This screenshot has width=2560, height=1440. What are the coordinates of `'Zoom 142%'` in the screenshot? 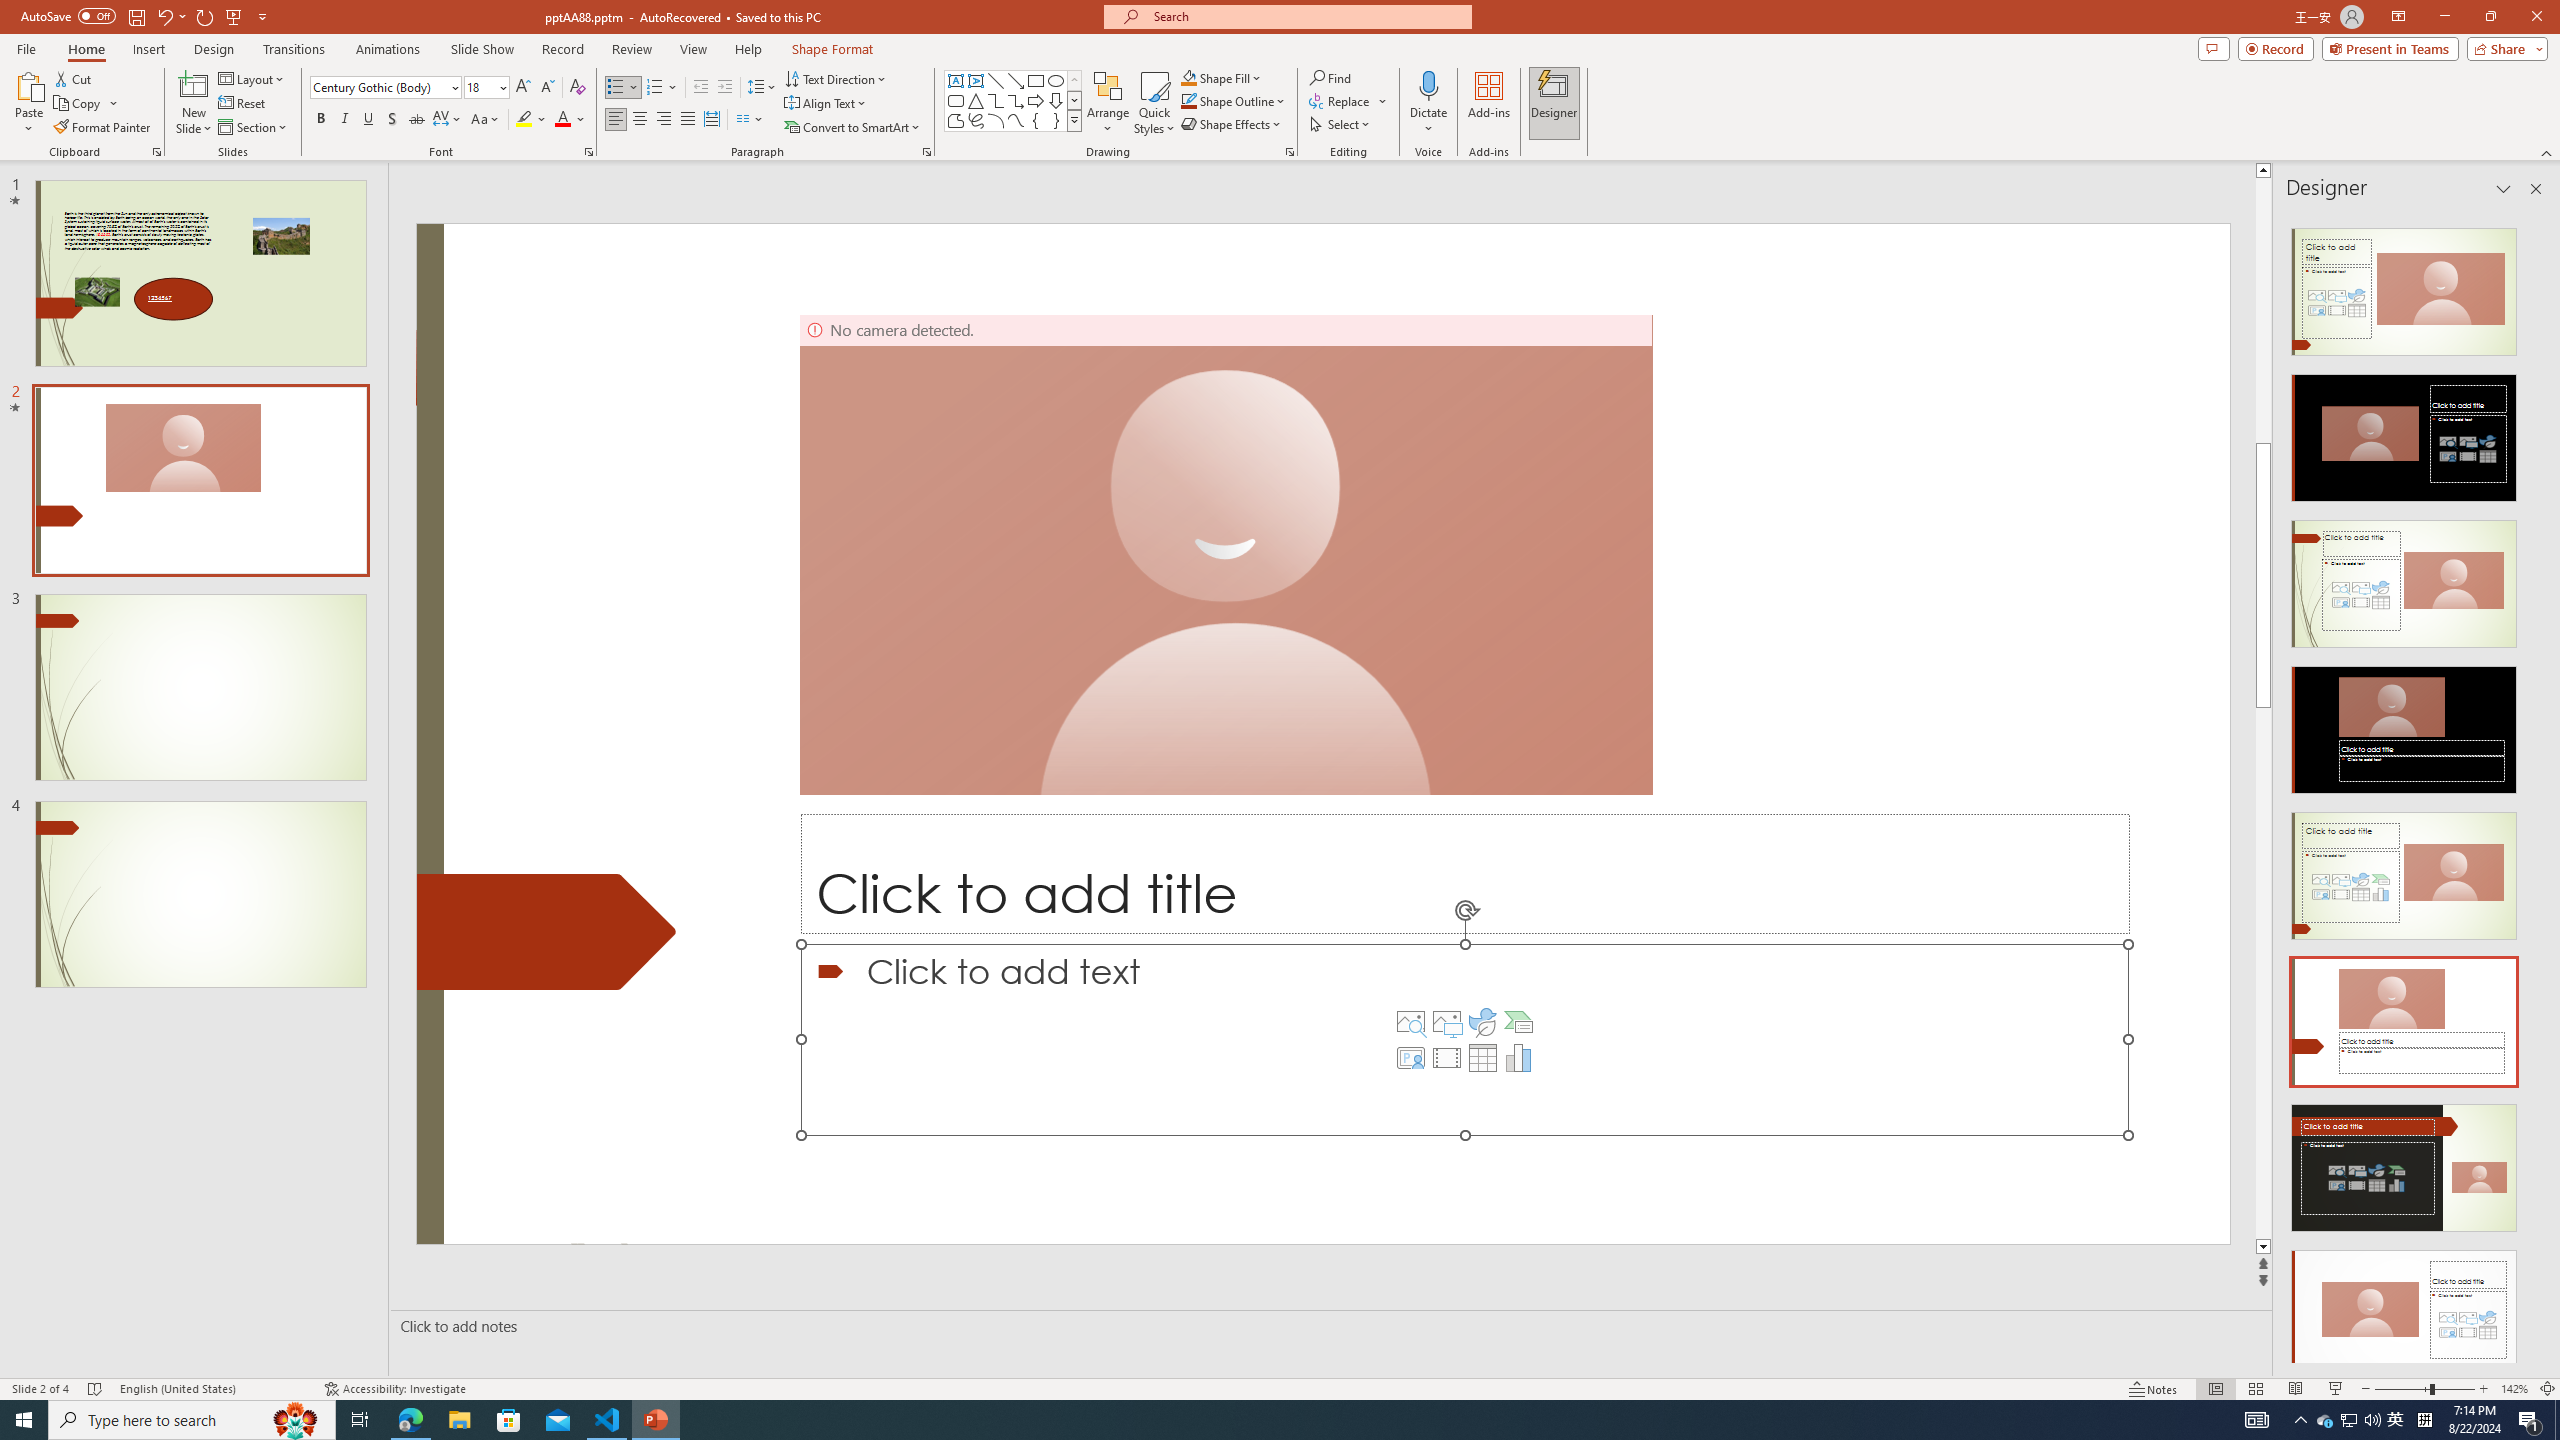 It's located at (2515, 1389).